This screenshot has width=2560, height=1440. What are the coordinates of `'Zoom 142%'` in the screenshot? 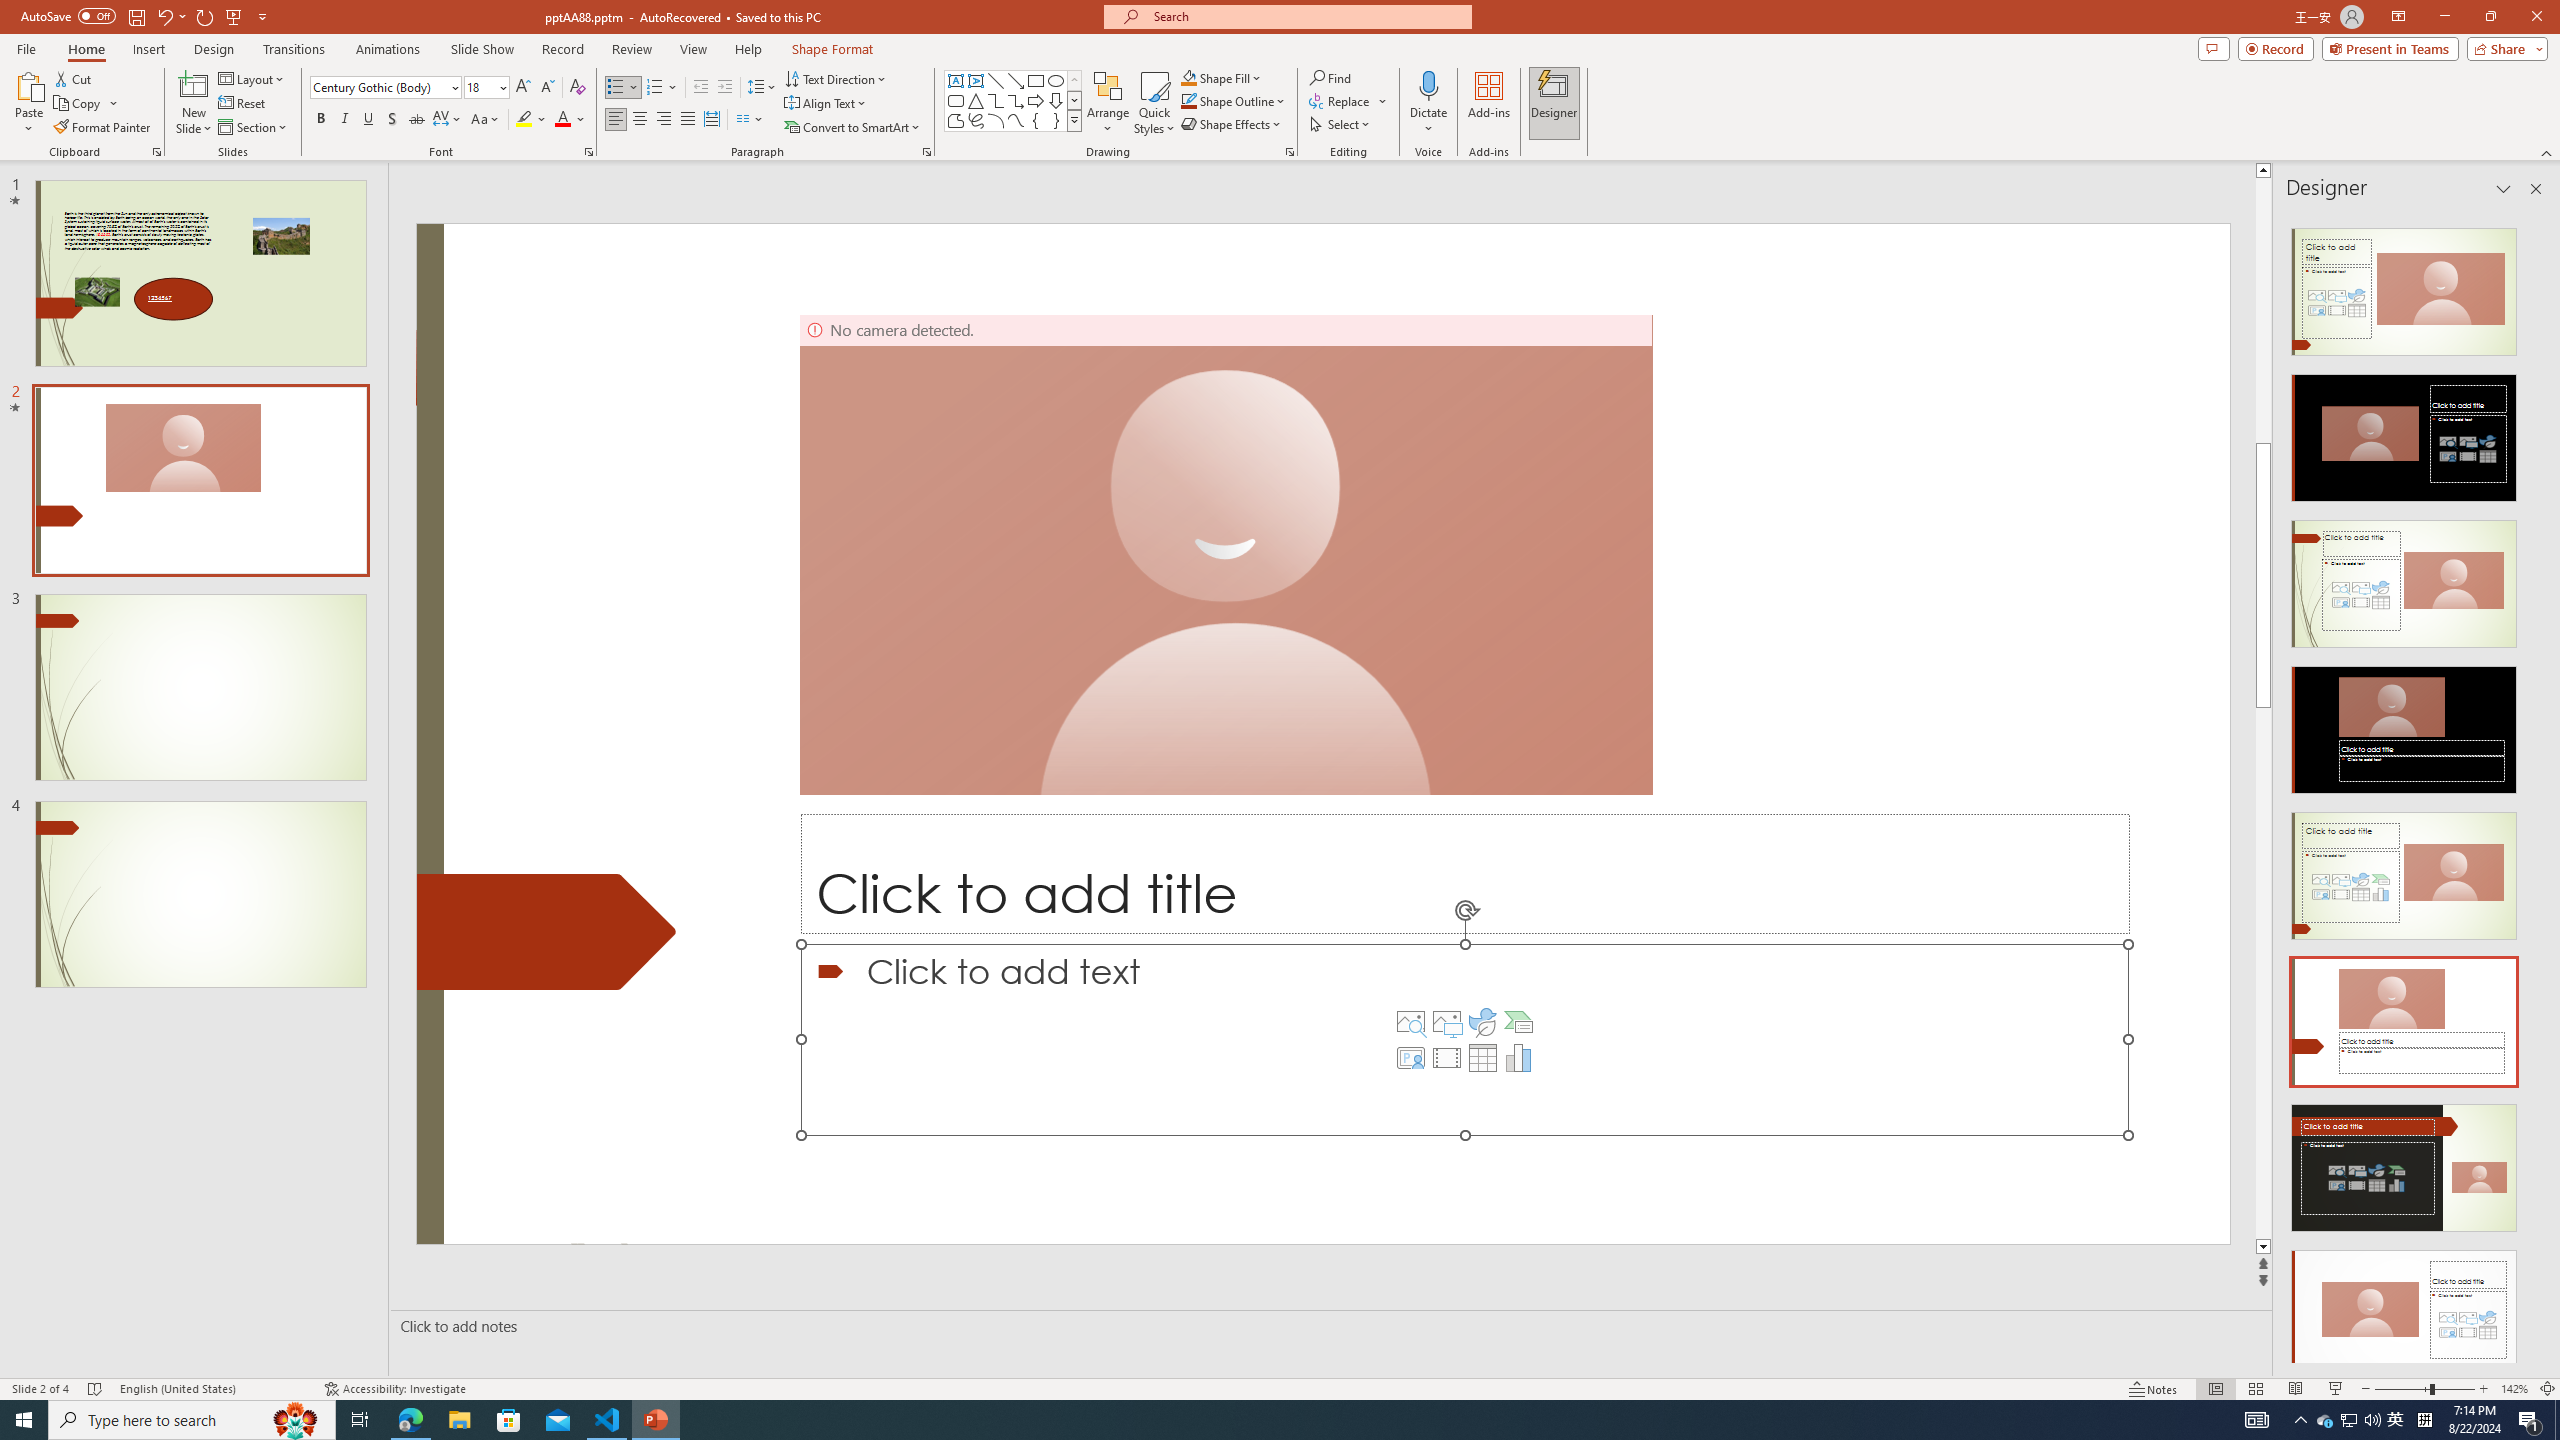 It's located at (2515, 1389).